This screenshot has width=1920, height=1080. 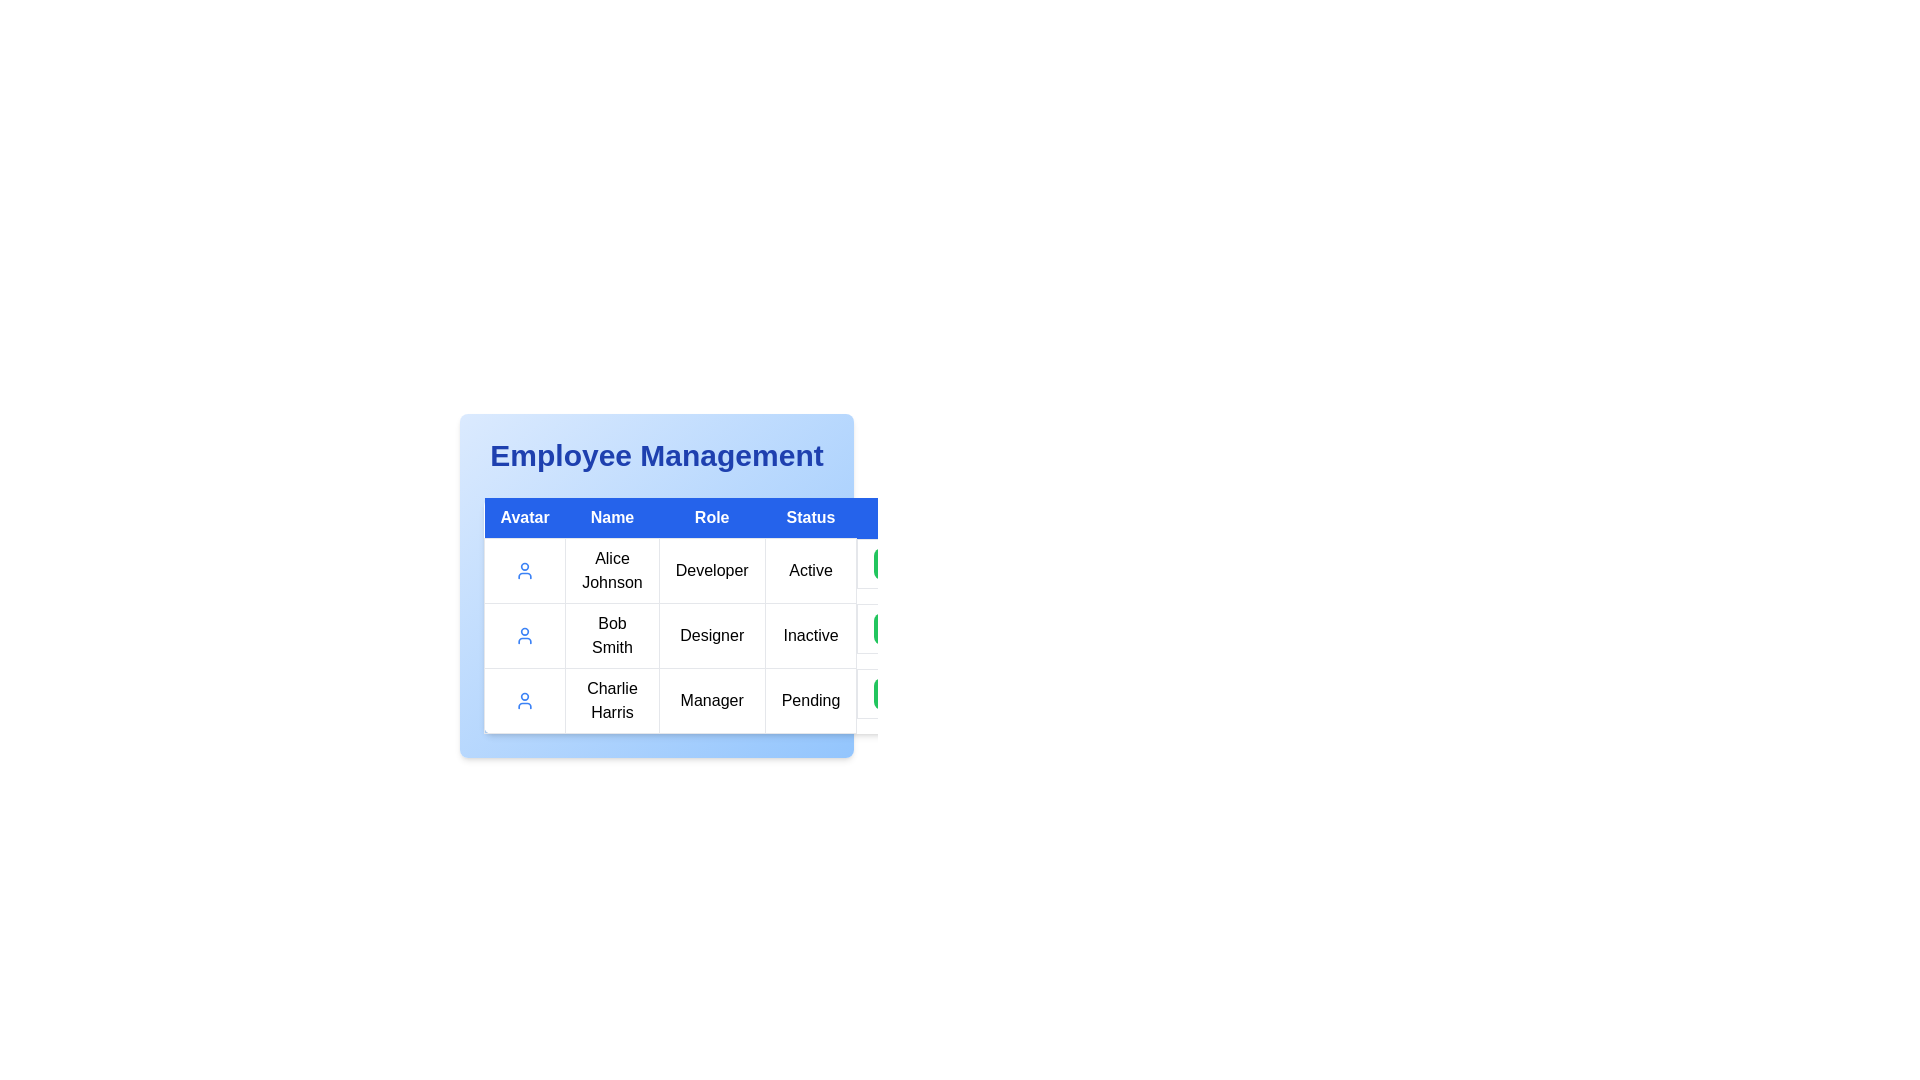 I want to click on the avatar icon located in the first column of the second row of the 'Employee Management' table, which visually represents the individual listed, so click(x=525, y=700).